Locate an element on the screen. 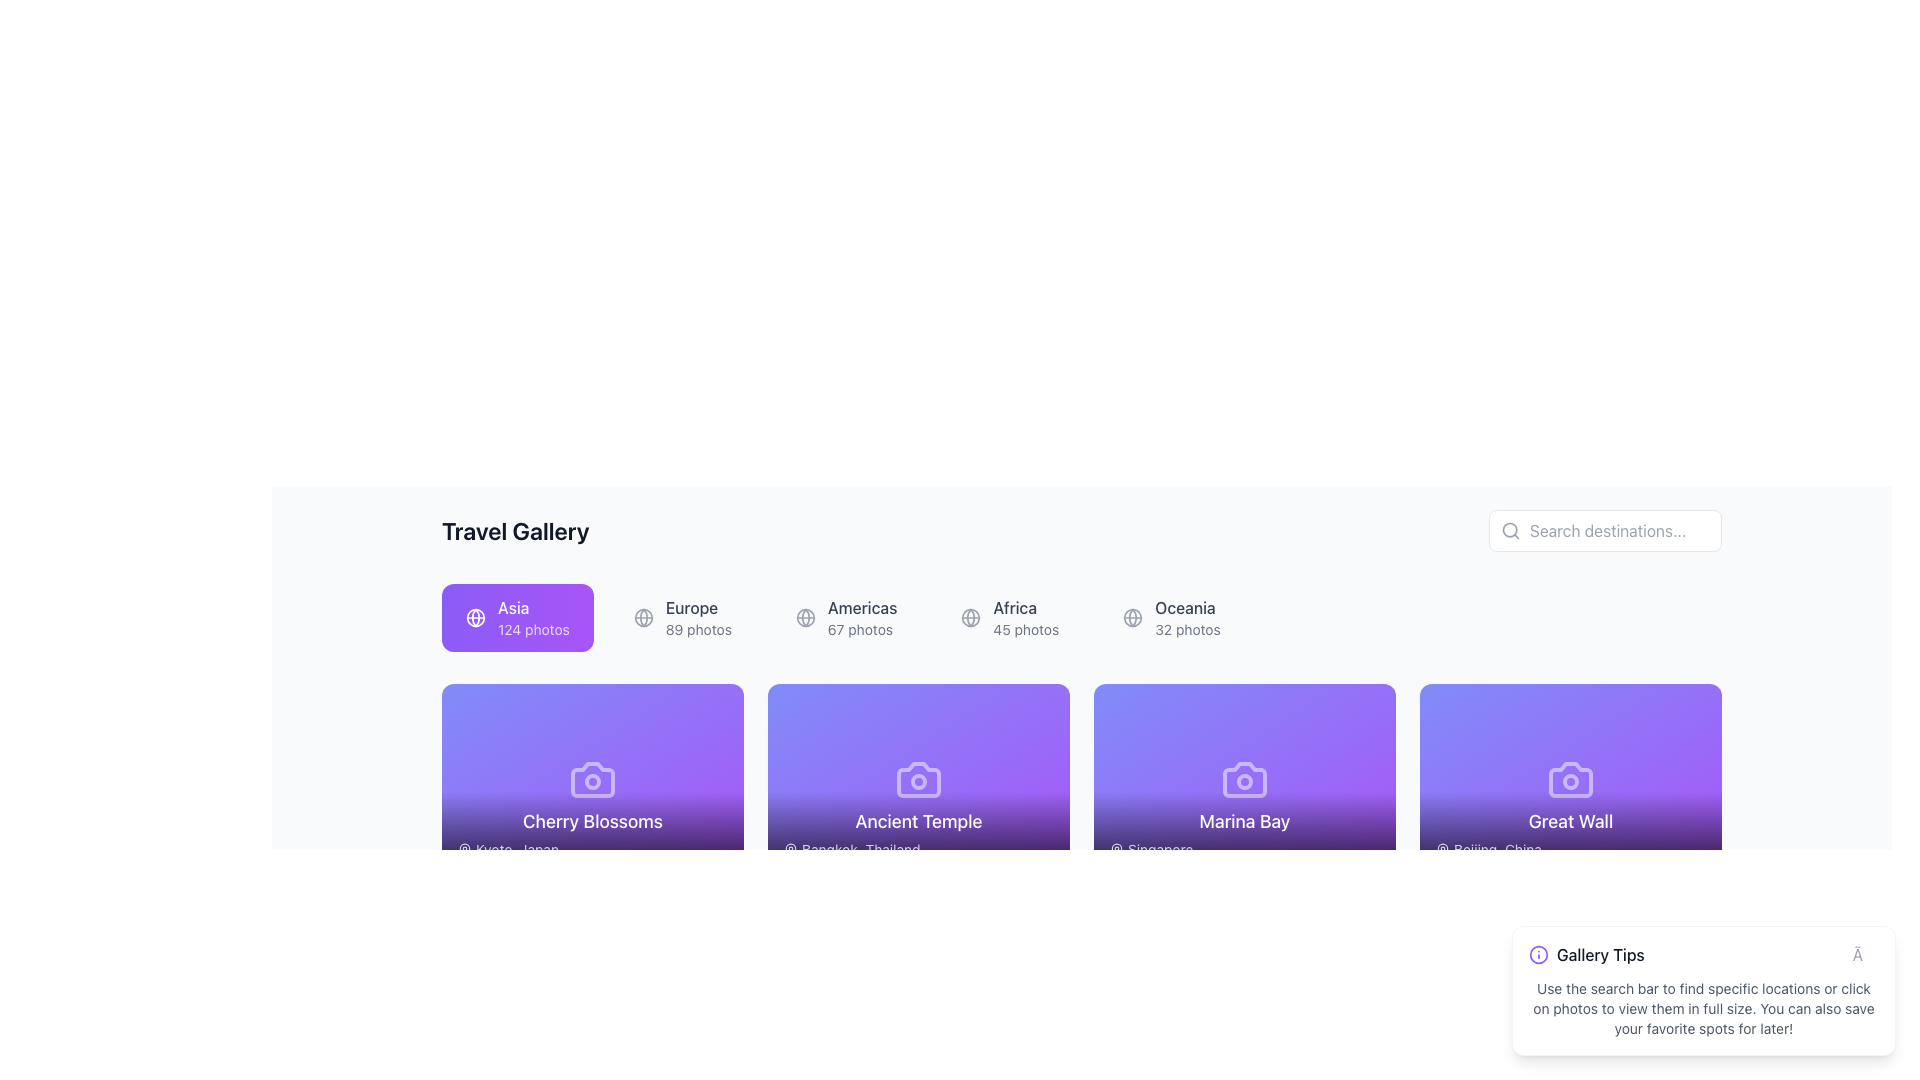 The width and height of the screenshot is (1920, 1080). the Decorative SVG circle that represents a lens in the camera icon of the 'Great Wall' card, located on the purple background is located at coordinates (1569, 781).